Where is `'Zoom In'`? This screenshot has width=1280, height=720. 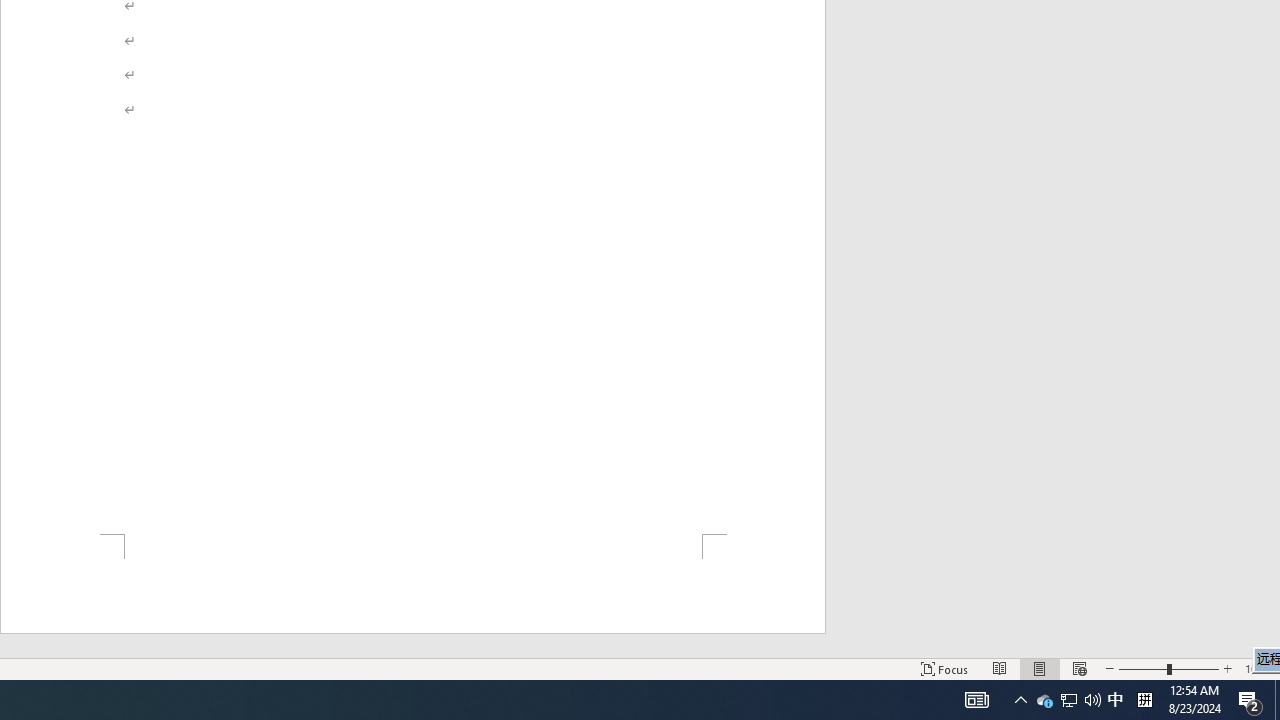 'Zoom In' is located at coordinates (1226, 669).